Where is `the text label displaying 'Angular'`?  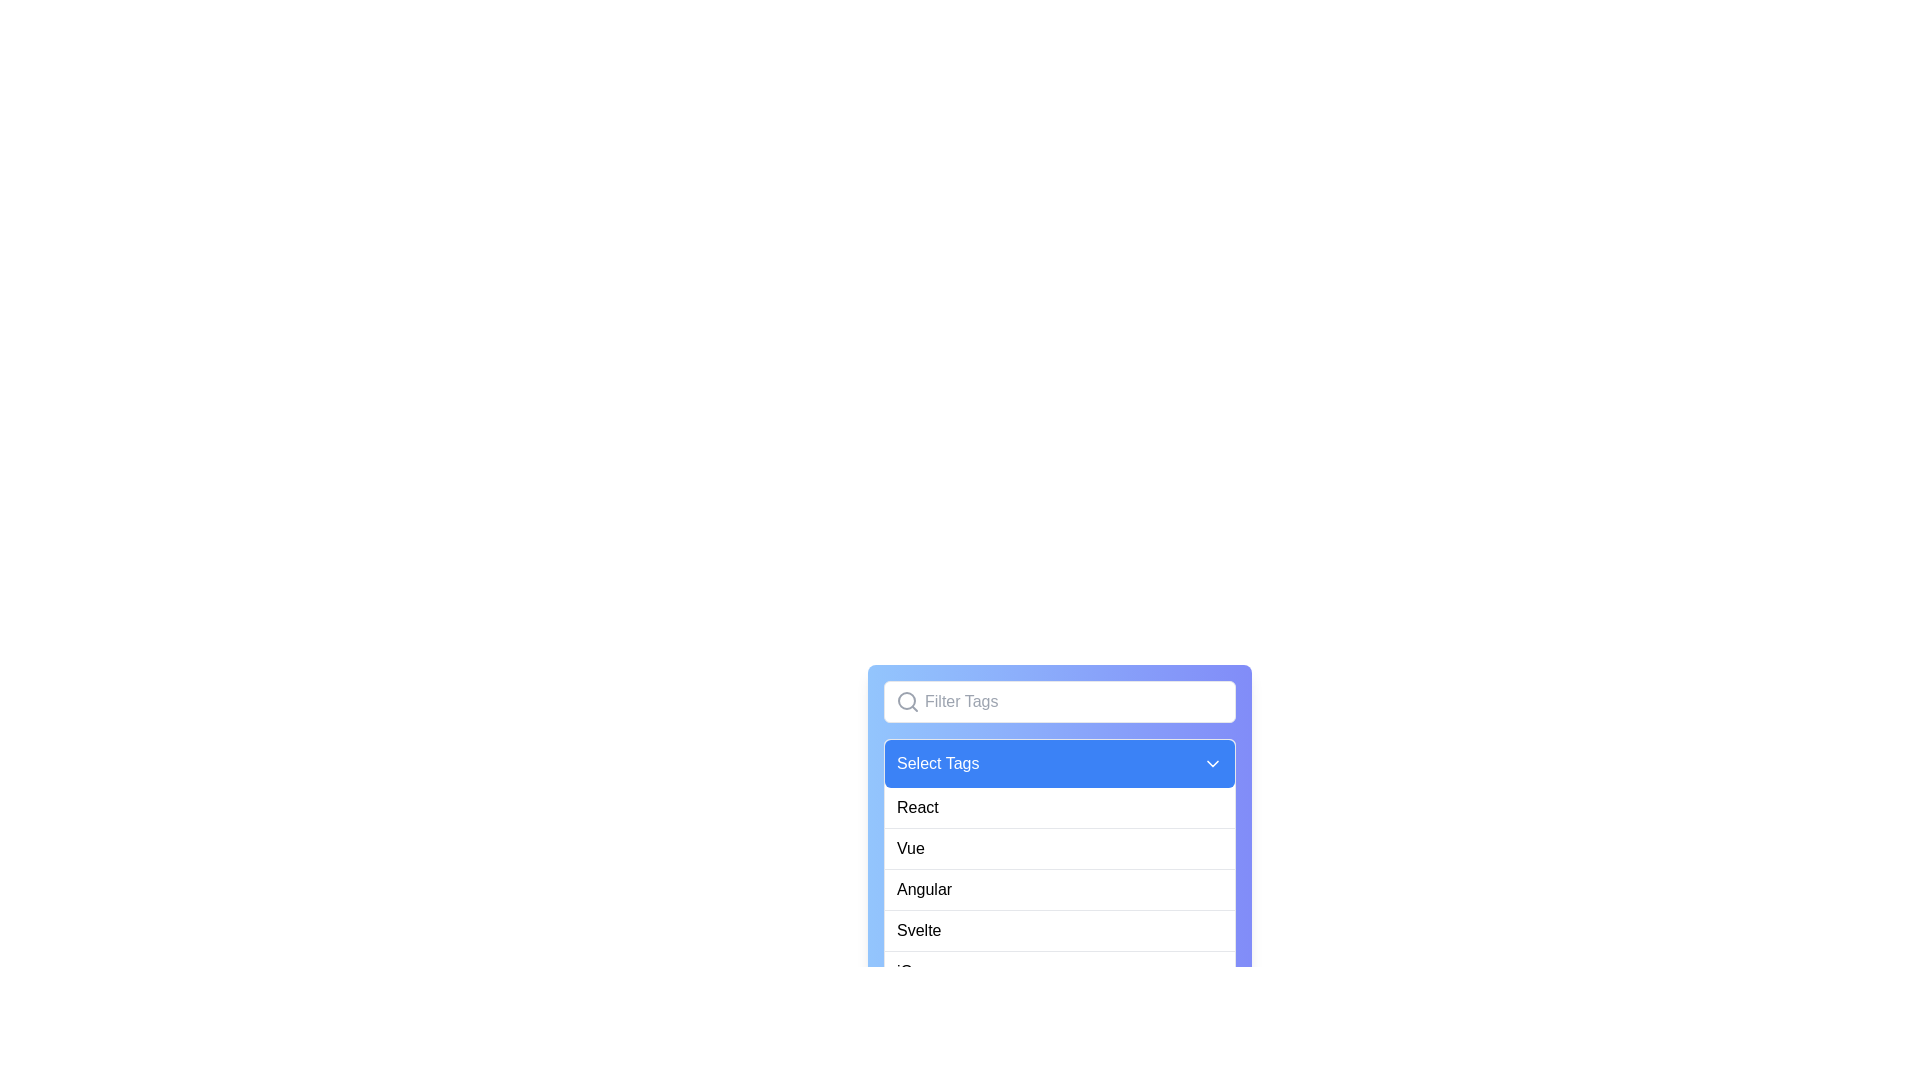
the text label displaying 'Angular' is located at coordinates (923, 889).